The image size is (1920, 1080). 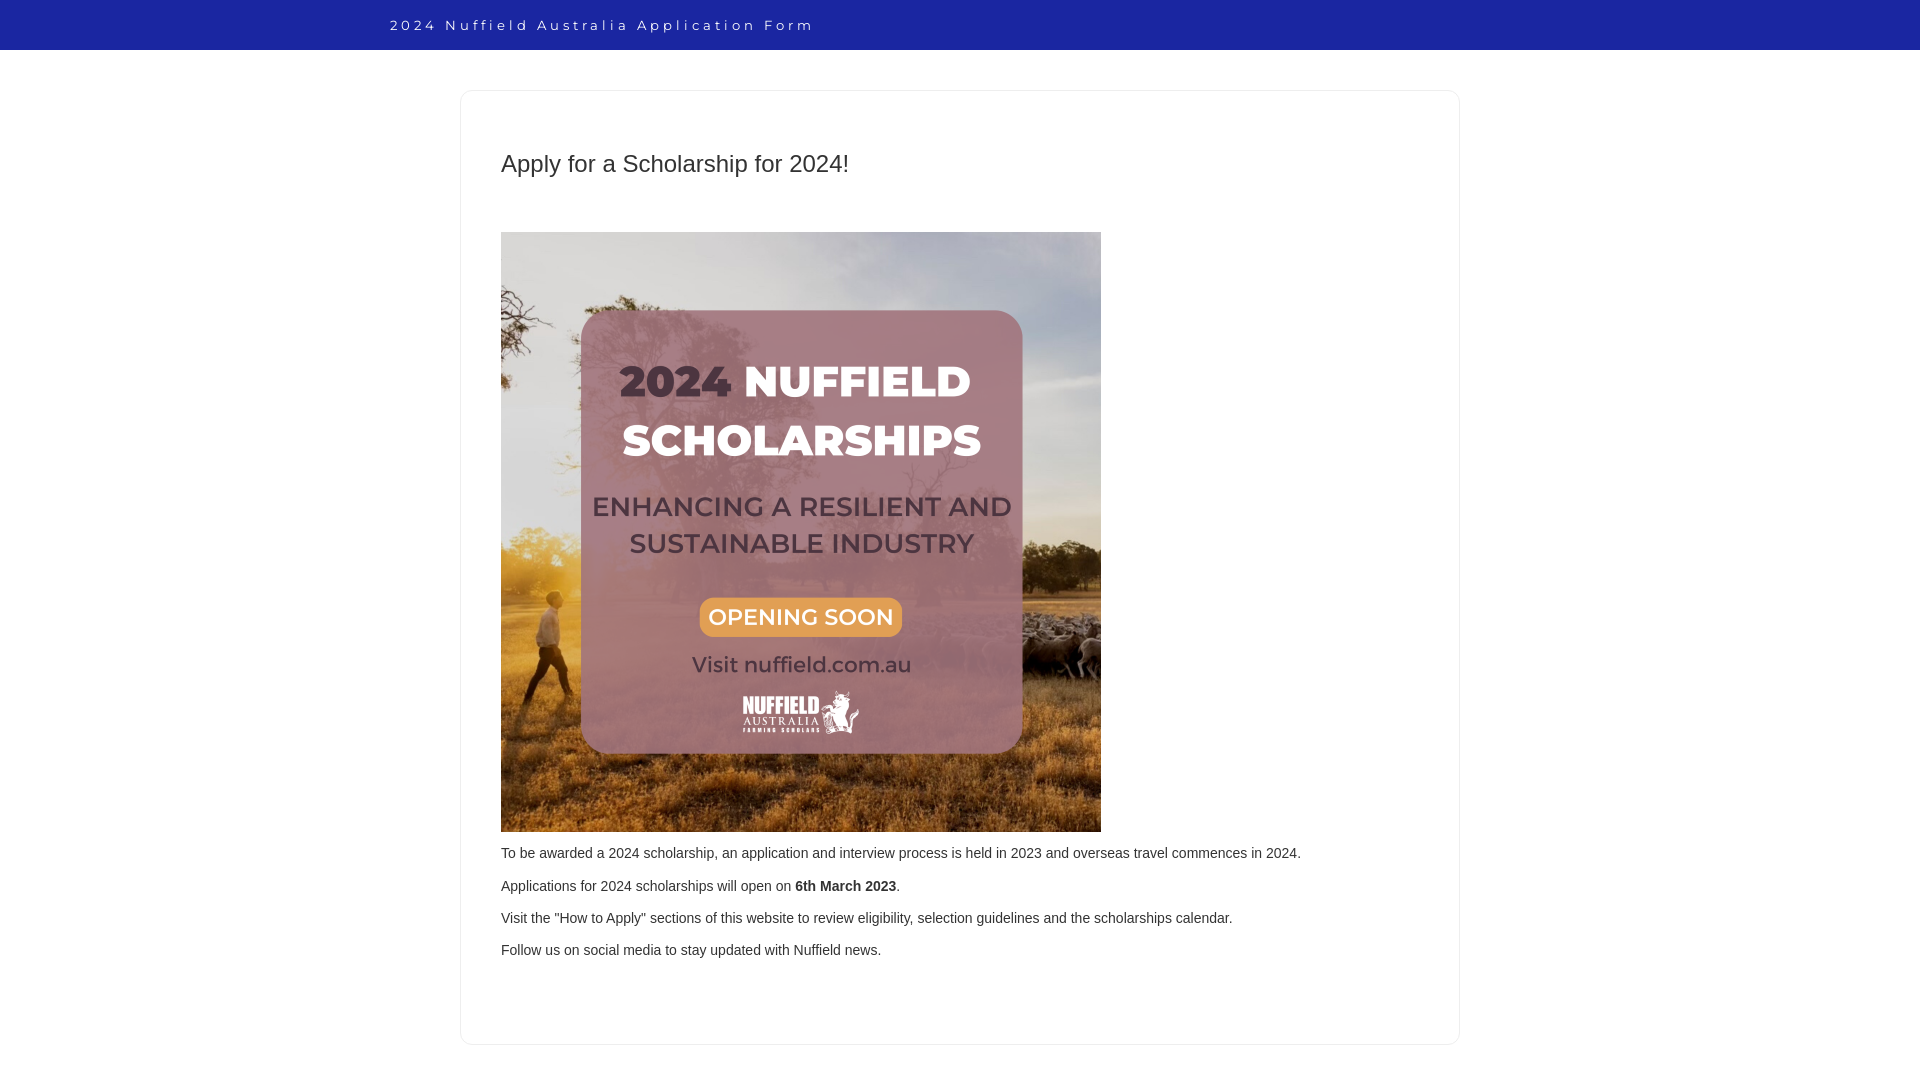 What do you see at coordinates (601, 24) in the screenshot?
I see `'2024 Nuffield Australia Application Form'` at bounding box center [601, 24].